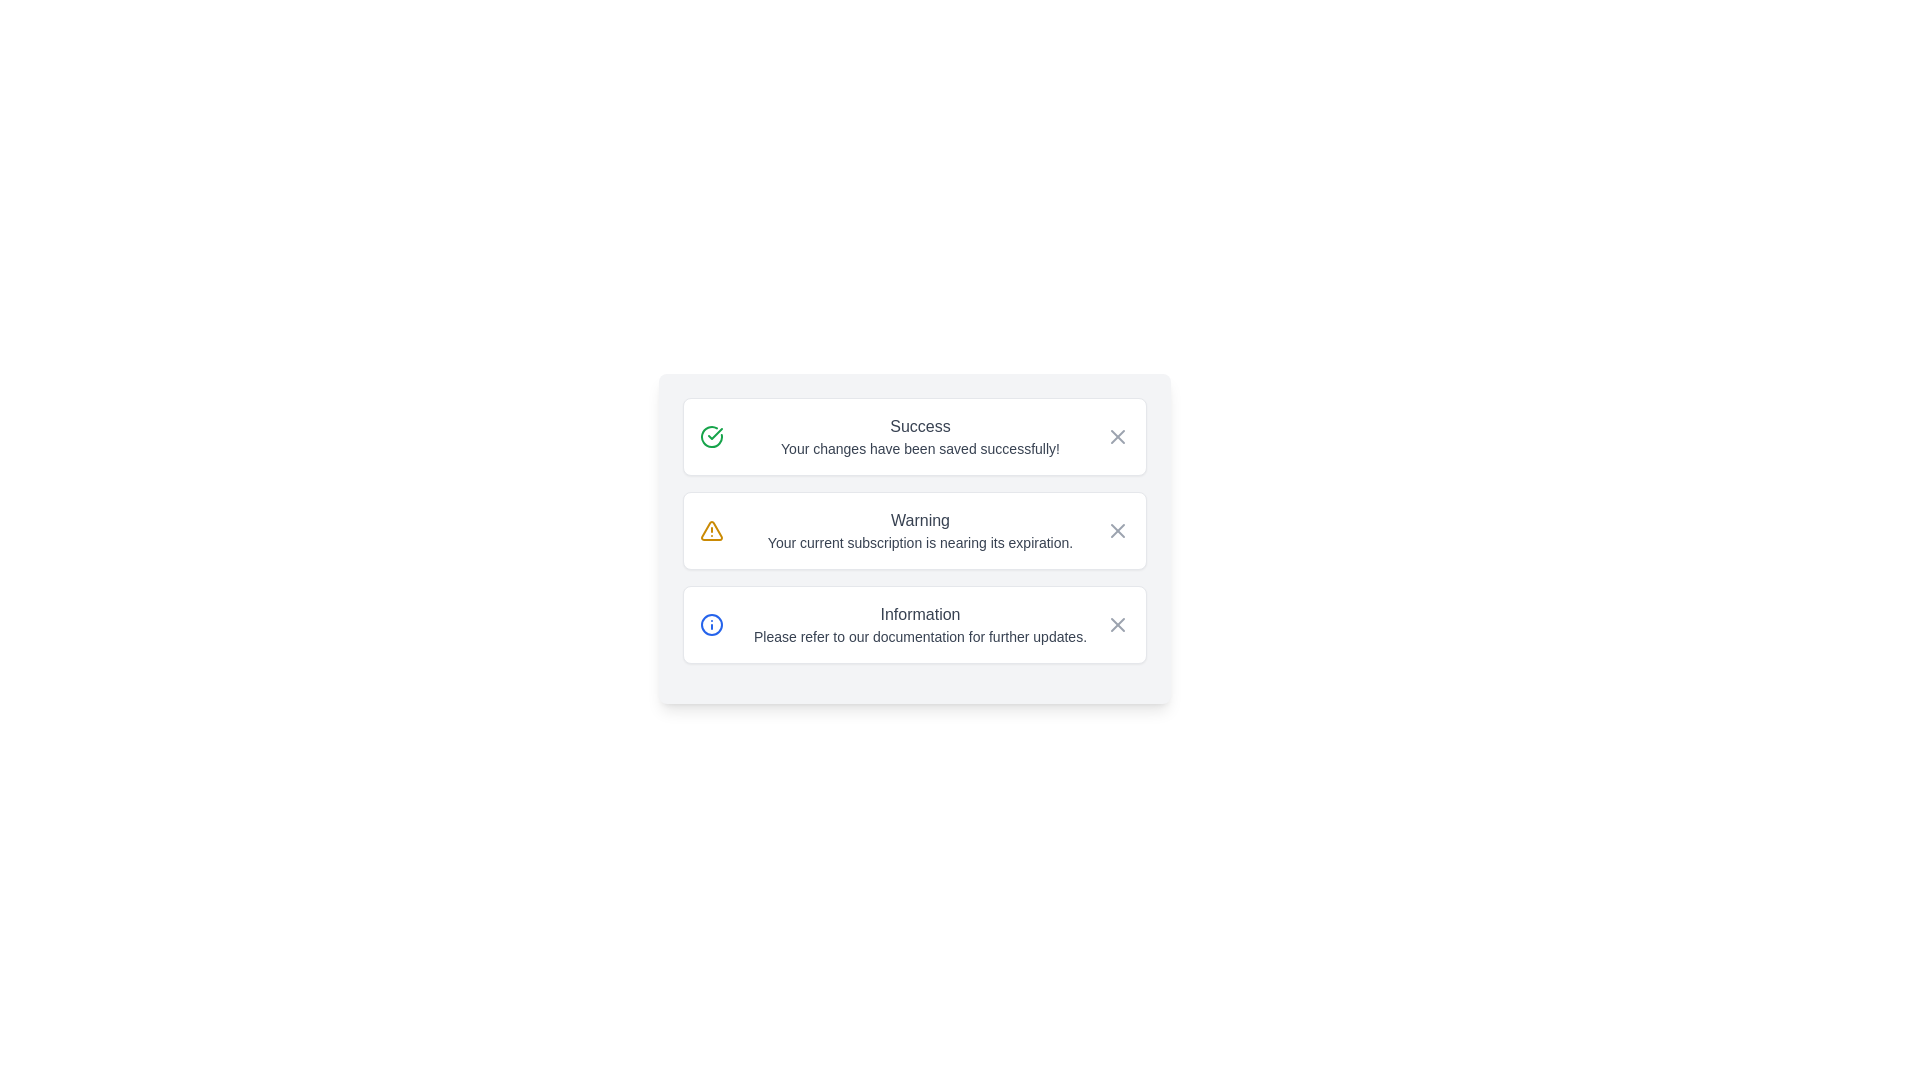 Image resolution: width=1920 pixels, height=1080 pixels. What do you see at coordinates (711, 623) in the screenshot?
I see `the informational icon located to the left of the text content starting with 'Information' in the lower notification card by clicking on it` at bounding box center [711, 623].